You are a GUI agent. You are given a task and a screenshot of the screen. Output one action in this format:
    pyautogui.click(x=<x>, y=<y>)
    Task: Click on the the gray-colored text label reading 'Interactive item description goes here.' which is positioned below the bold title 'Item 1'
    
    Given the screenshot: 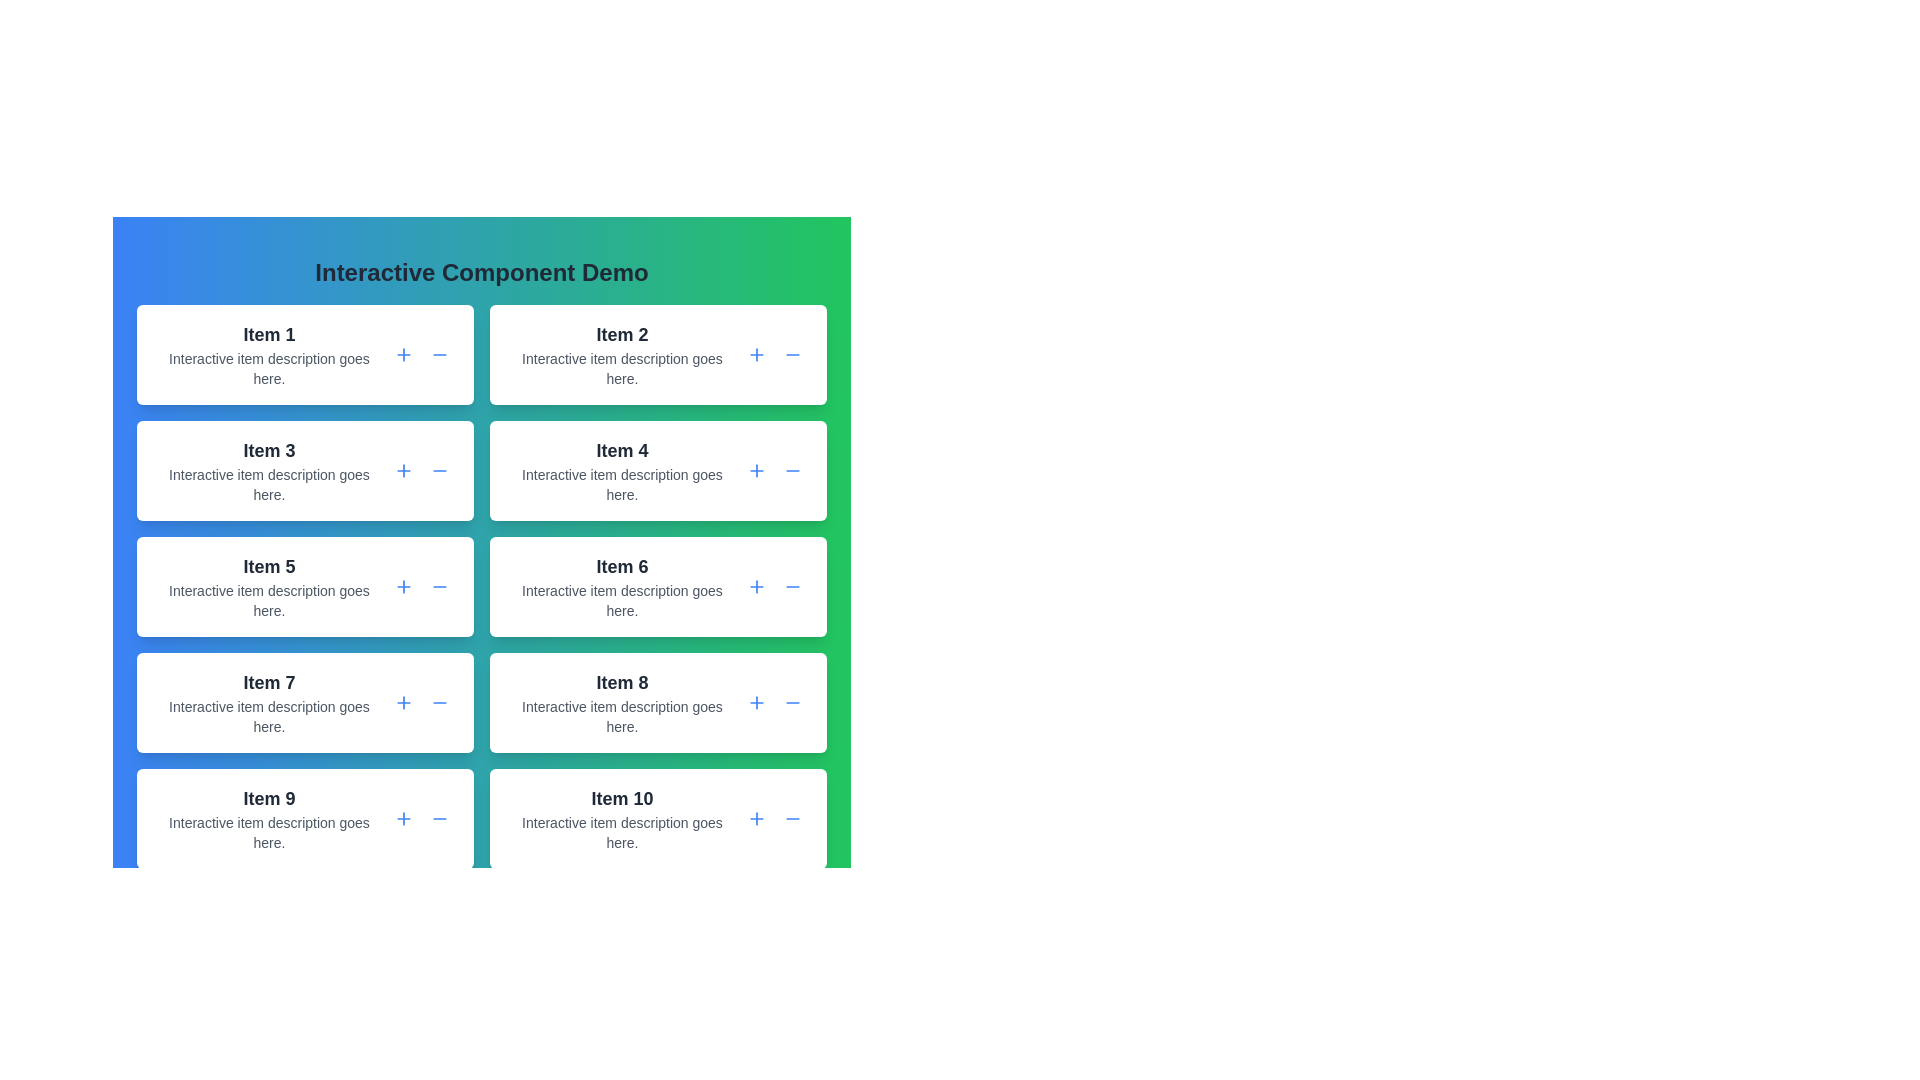 What is the action you would take?
    pyautogui.click(x=268, y=369)
    